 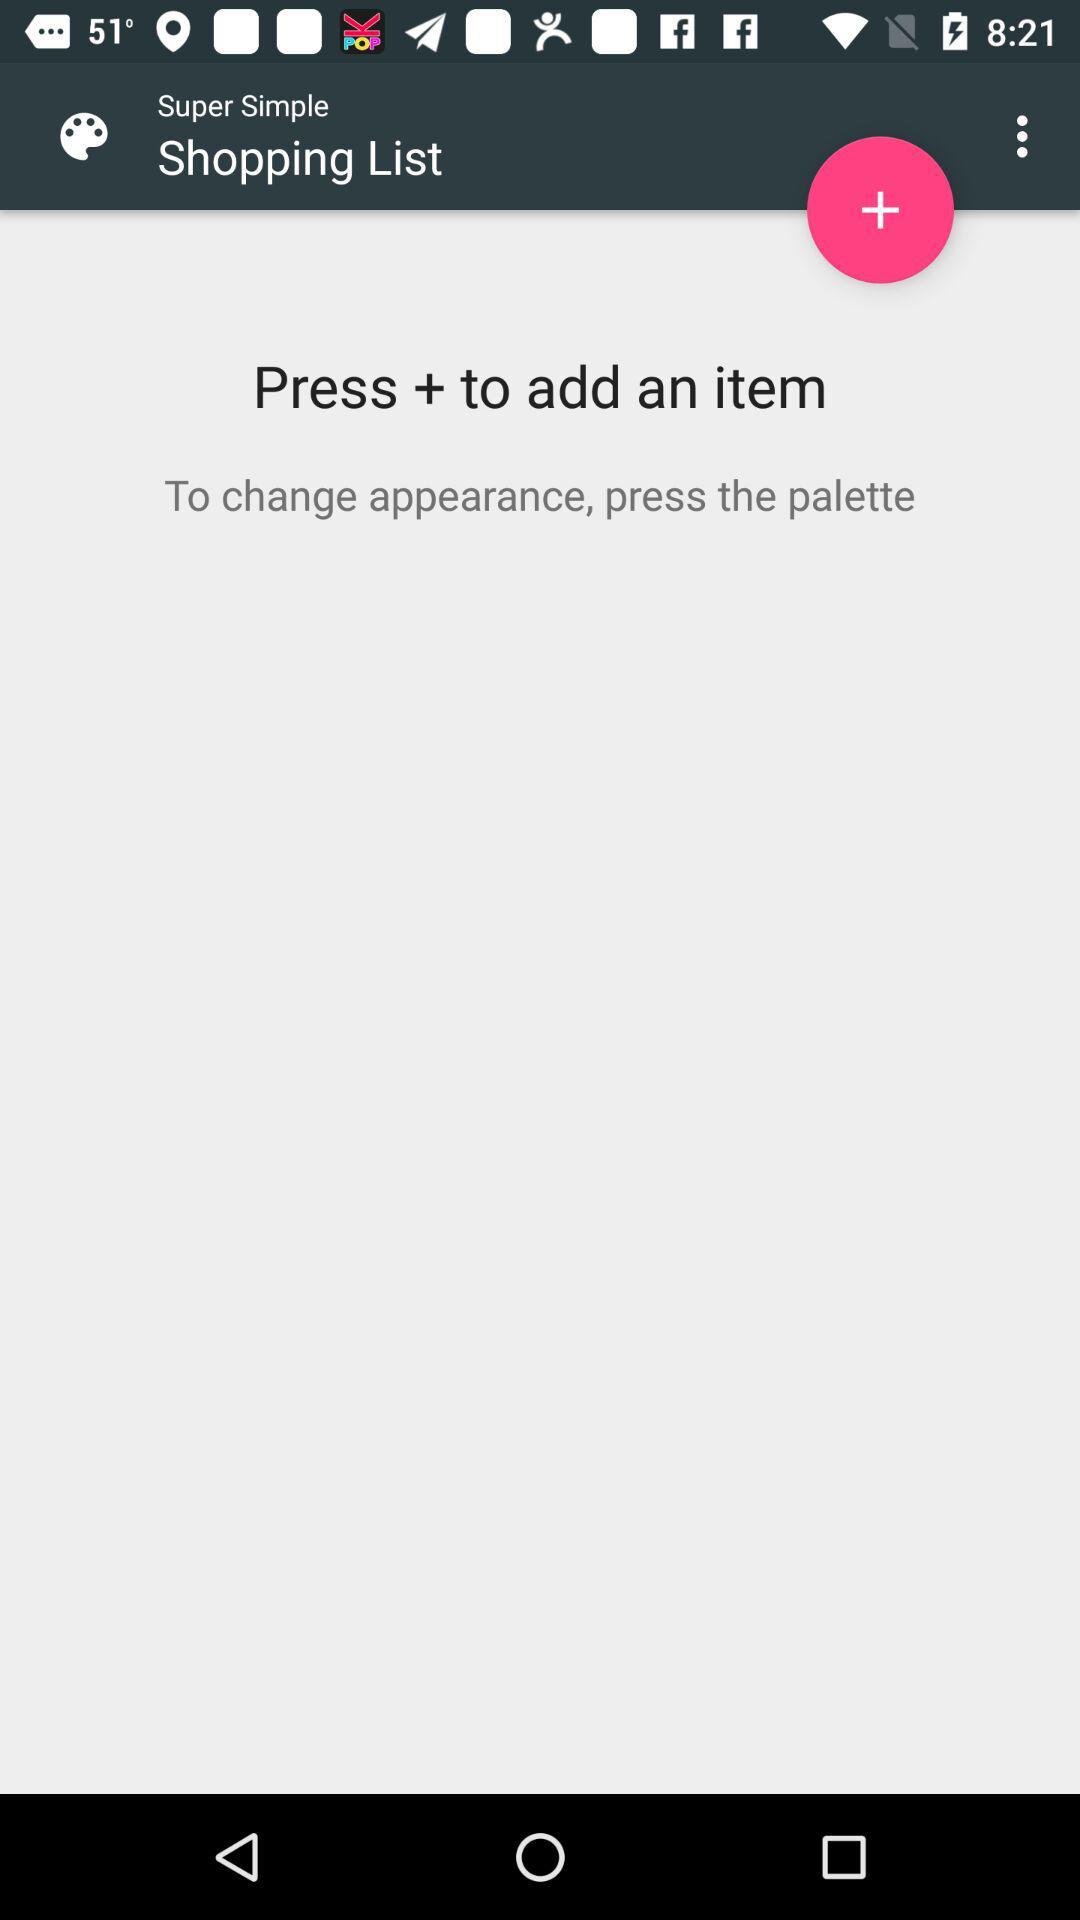 What do you see at coordinates (879, 210) in the screenshot?
I see `the add icon` at bounding box center [879, 210].